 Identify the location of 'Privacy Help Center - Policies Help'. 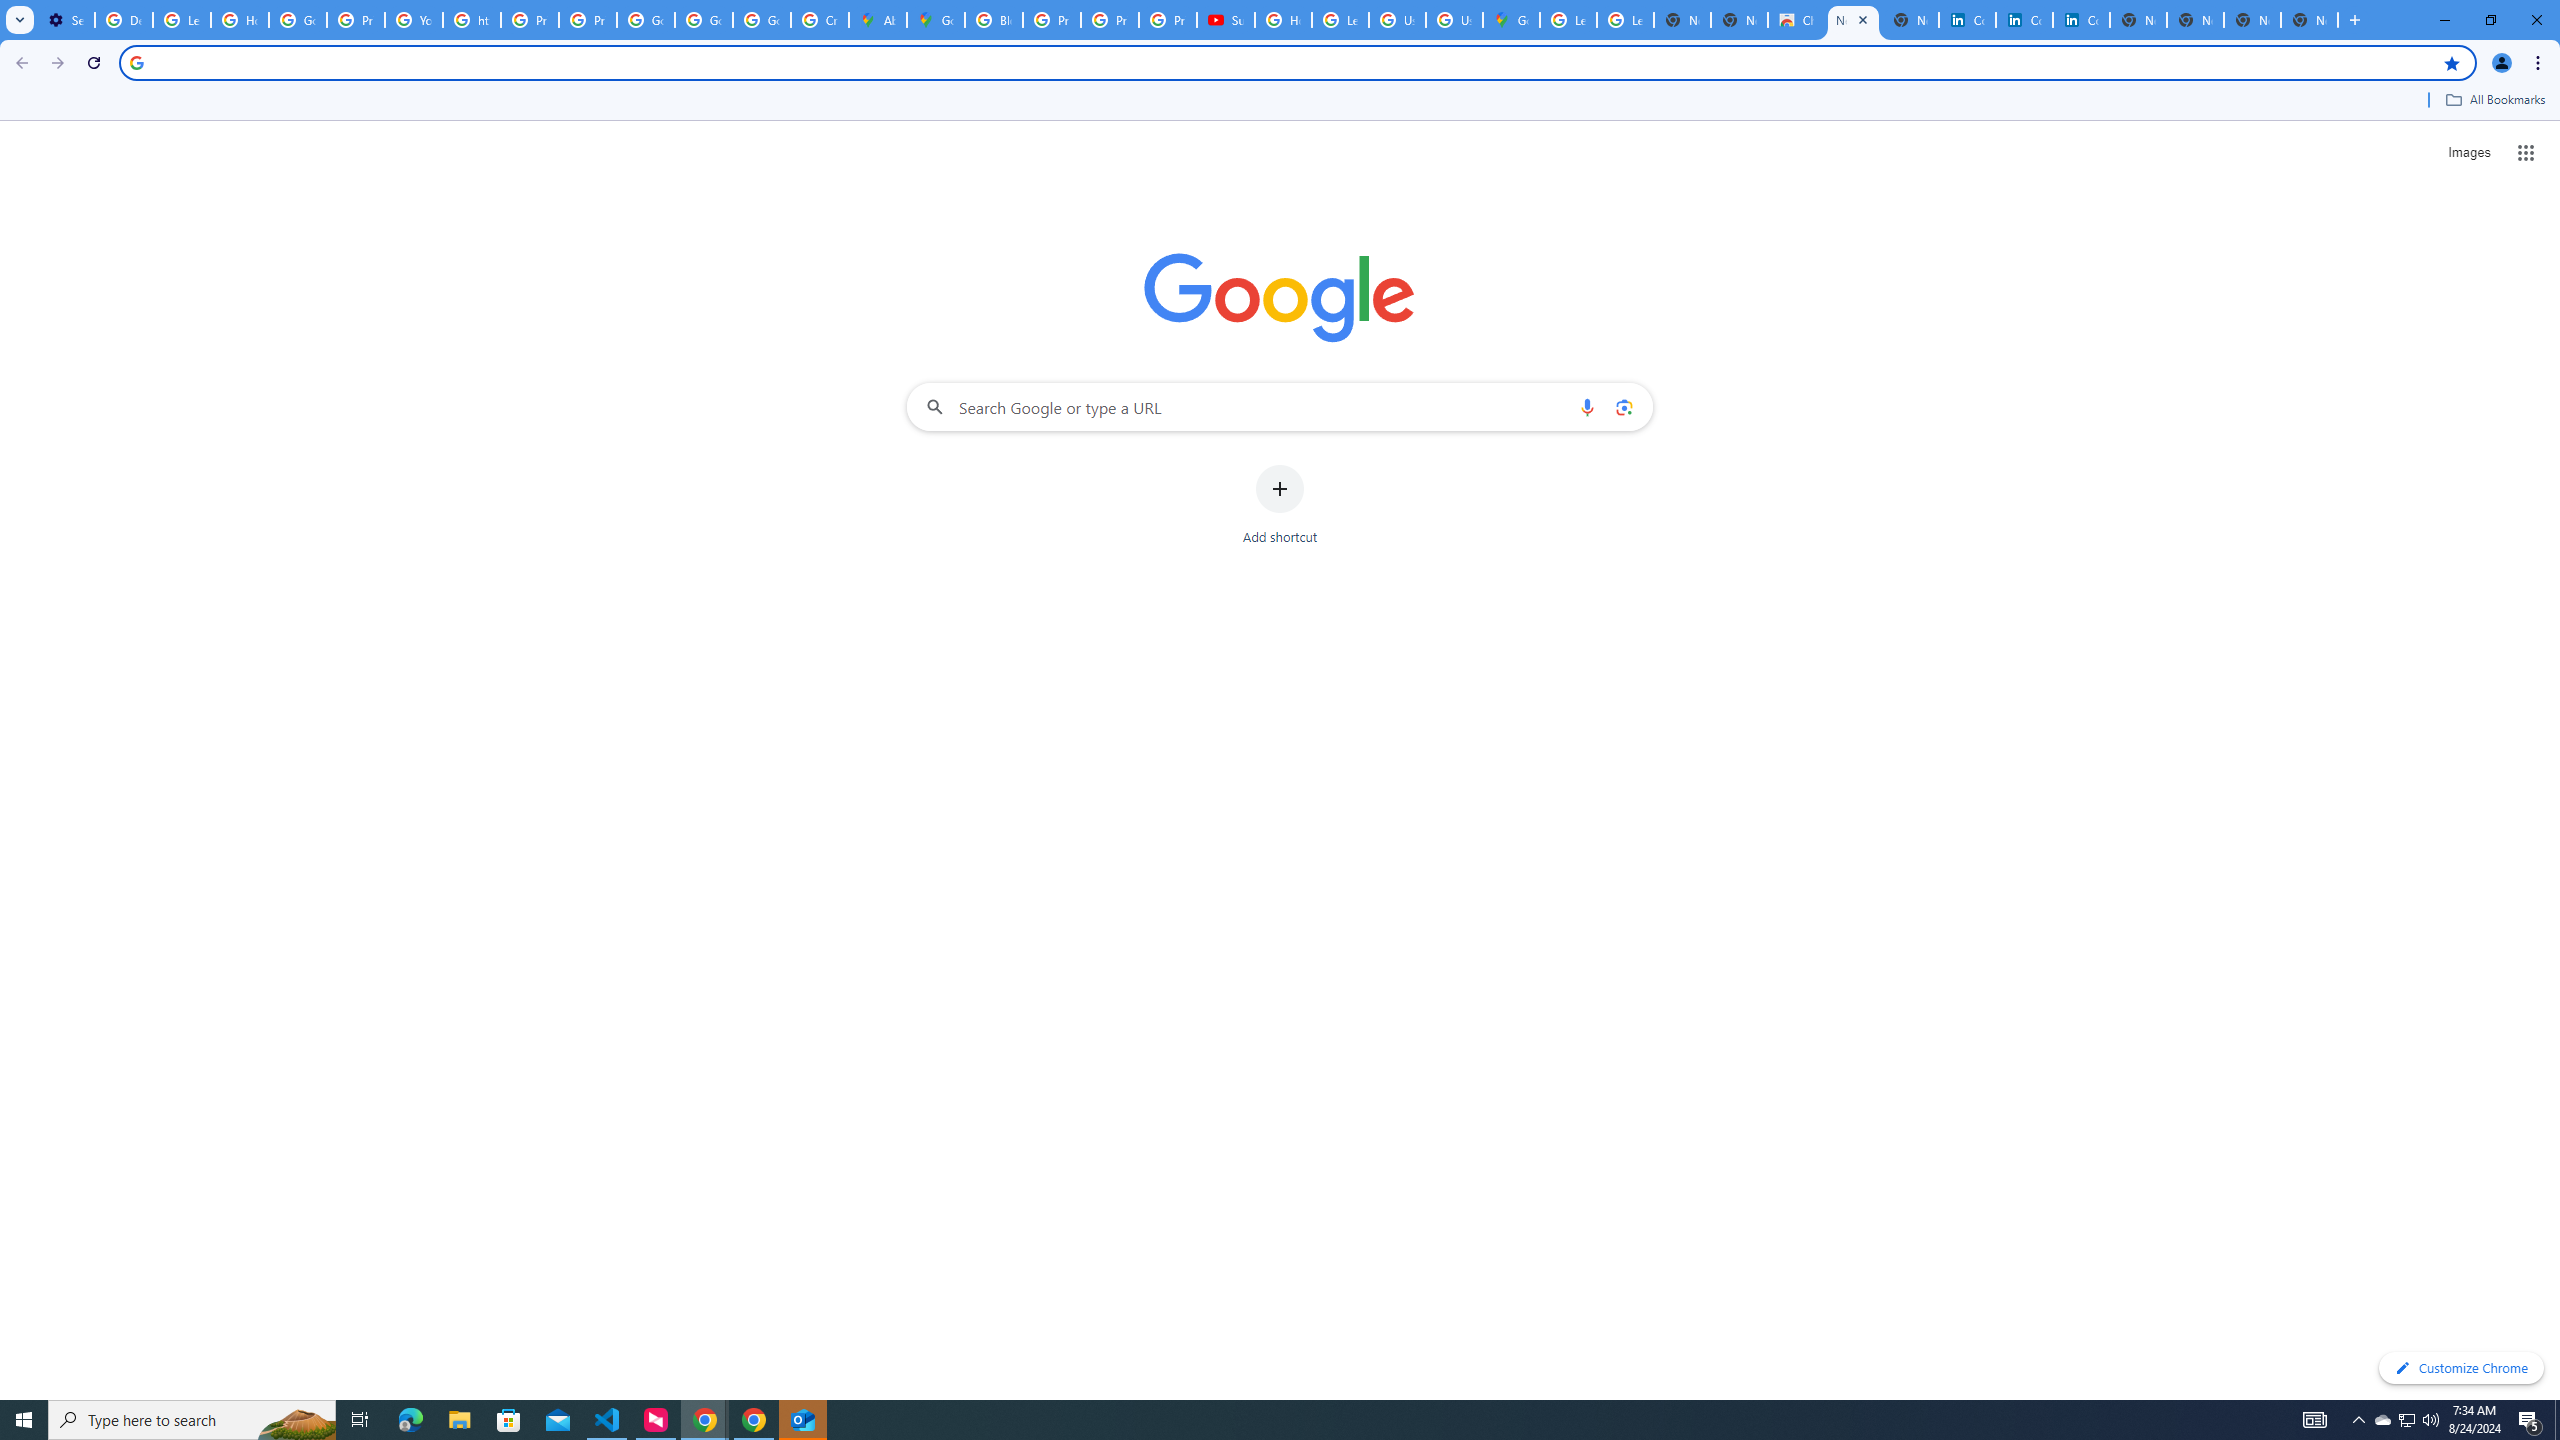
(529, 19).